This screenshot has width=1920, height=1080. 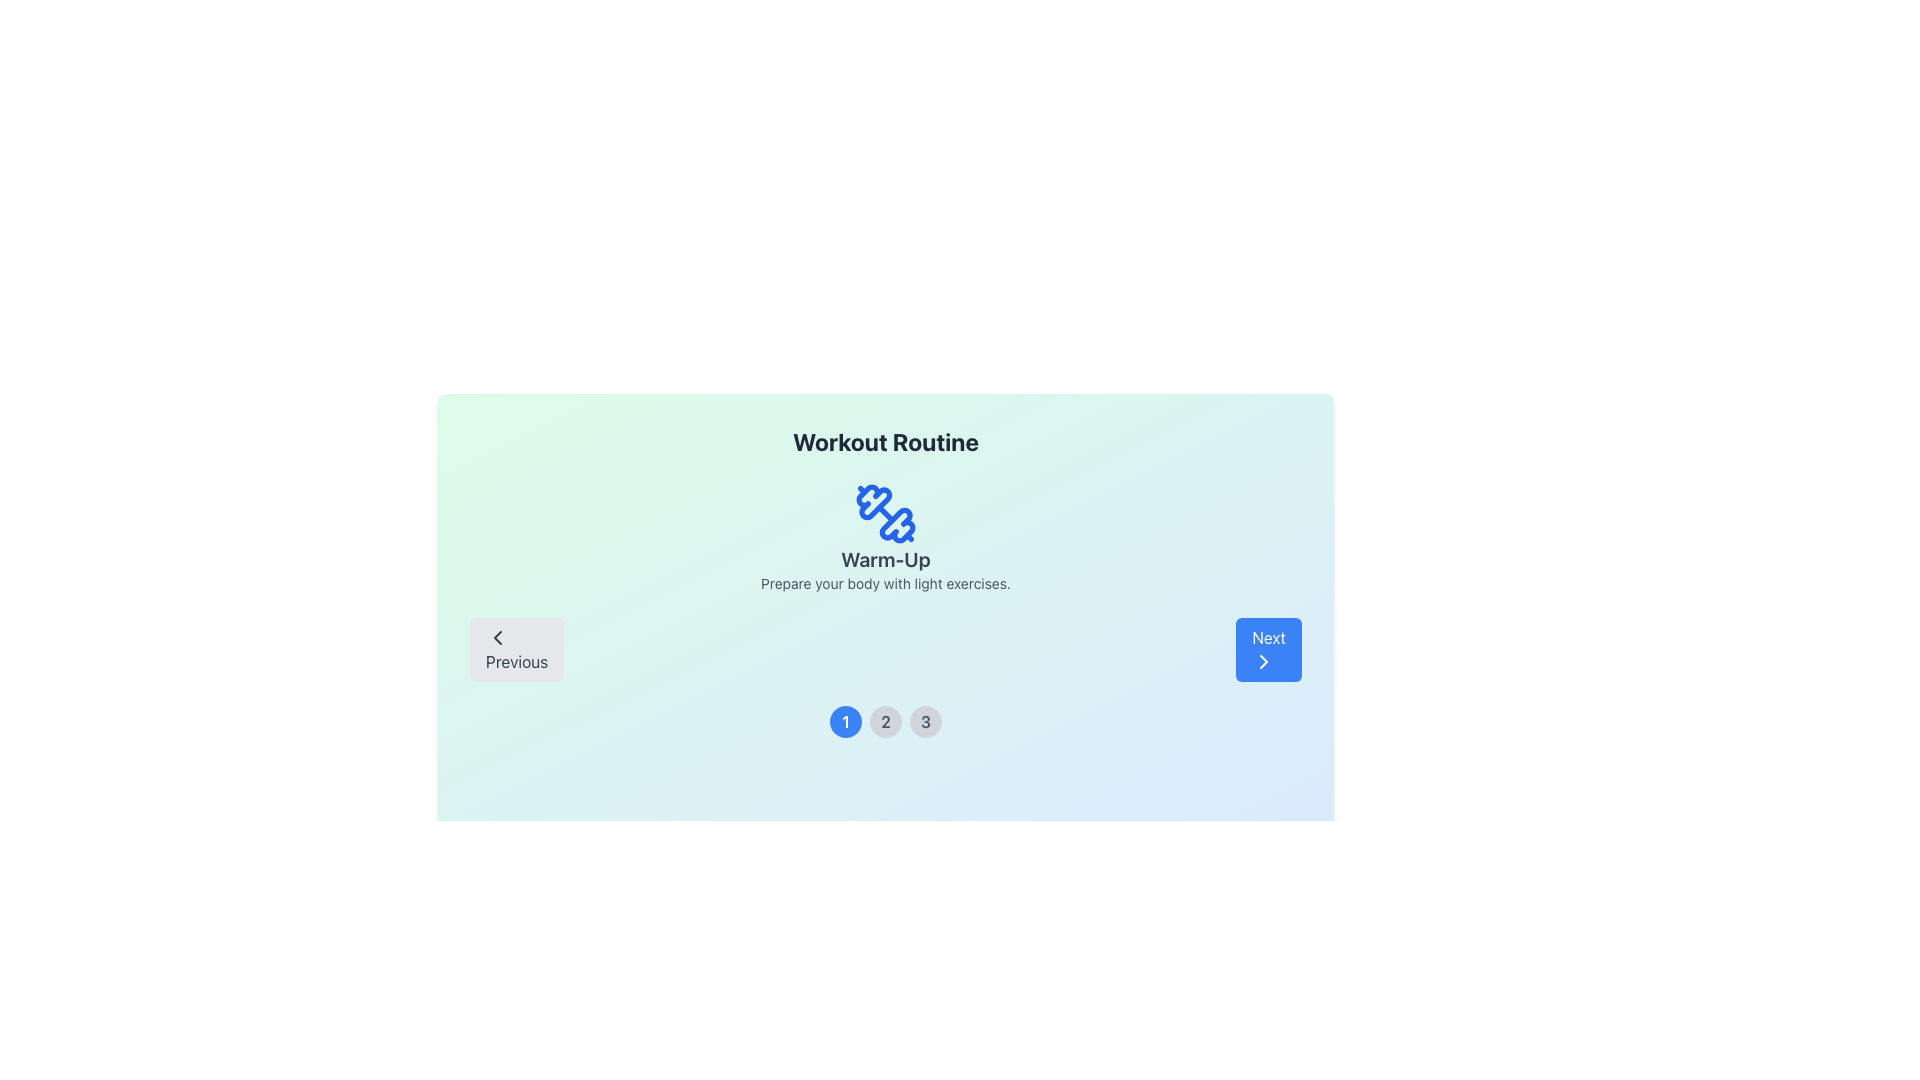 I want to click on the first circular button located at the center bottom of the layout, so click(x=845, y=721).